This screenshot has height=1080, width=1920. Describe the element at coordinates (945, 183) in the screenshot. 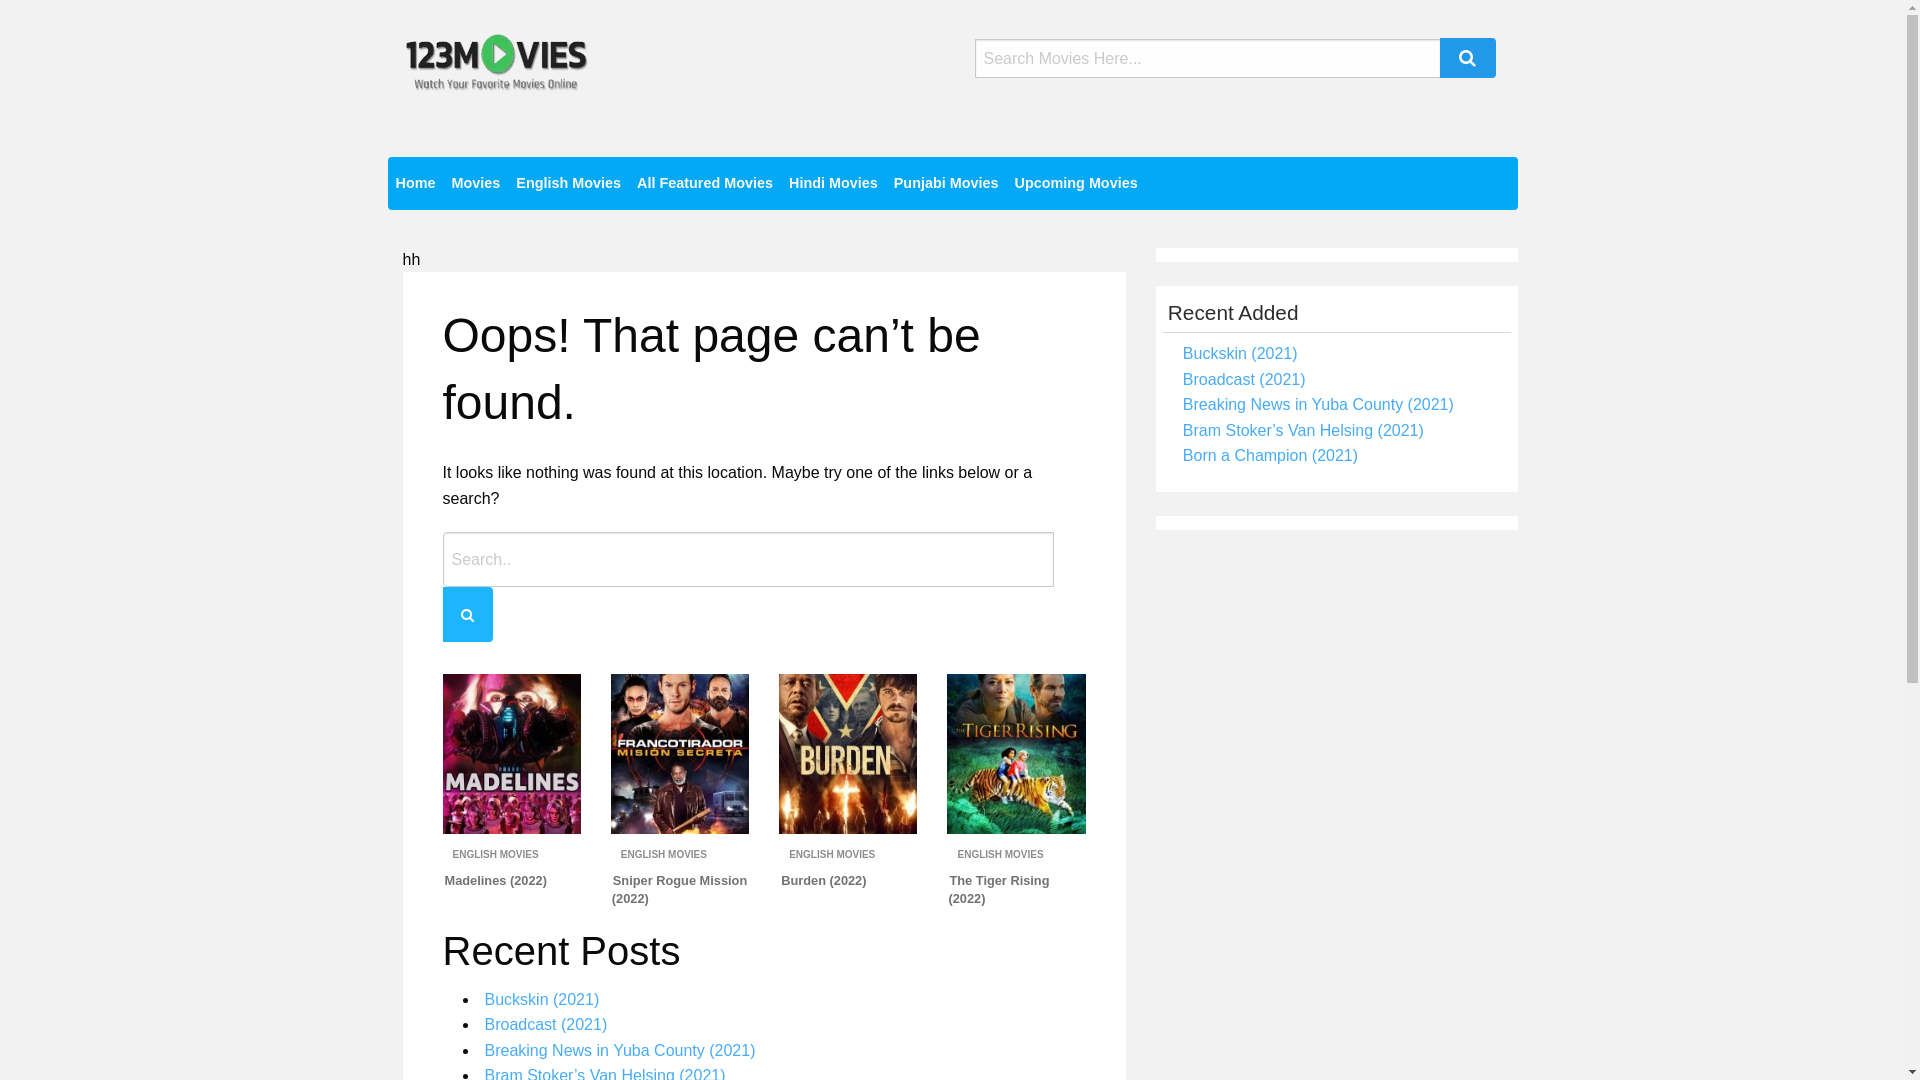

I see `'Punjabi Movies'` at that location.